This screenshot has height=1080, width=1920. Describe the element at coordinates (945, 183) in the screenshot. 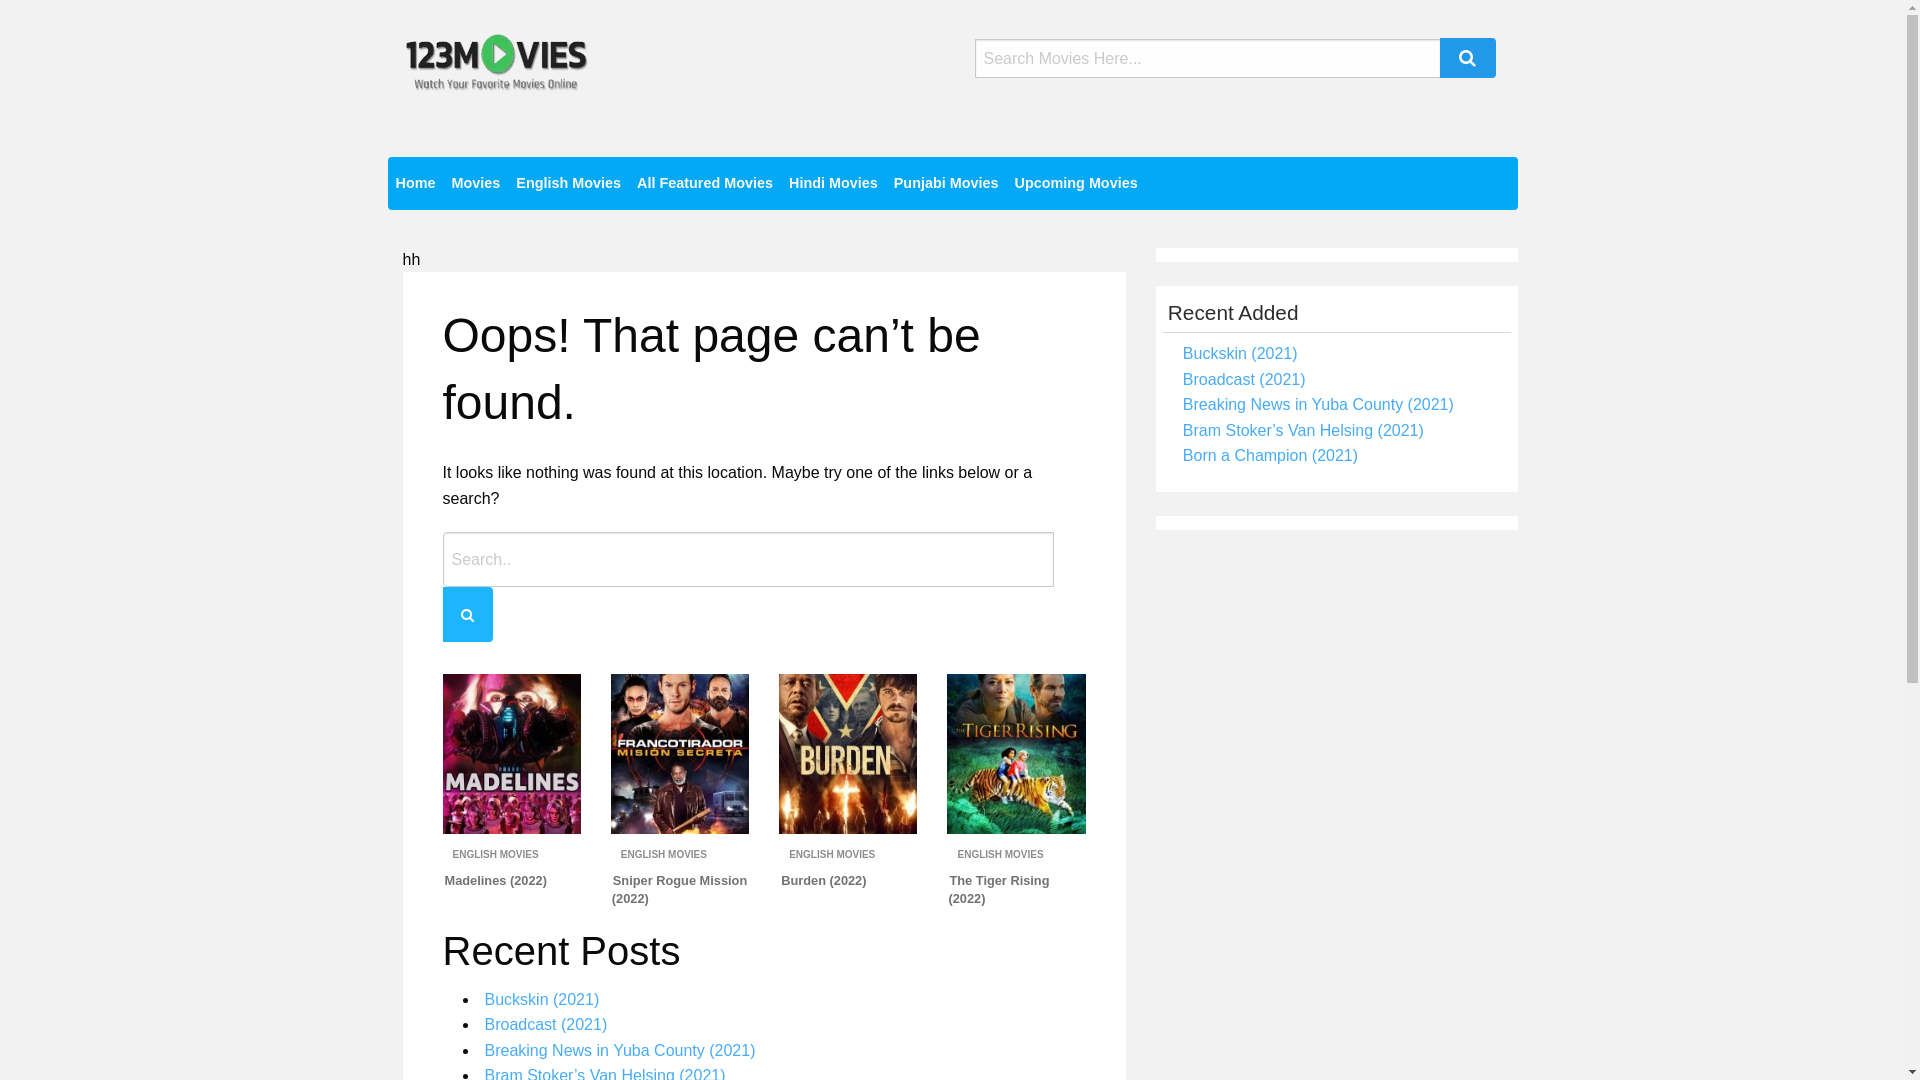

I see `'Punjabi Movies'` at that location.